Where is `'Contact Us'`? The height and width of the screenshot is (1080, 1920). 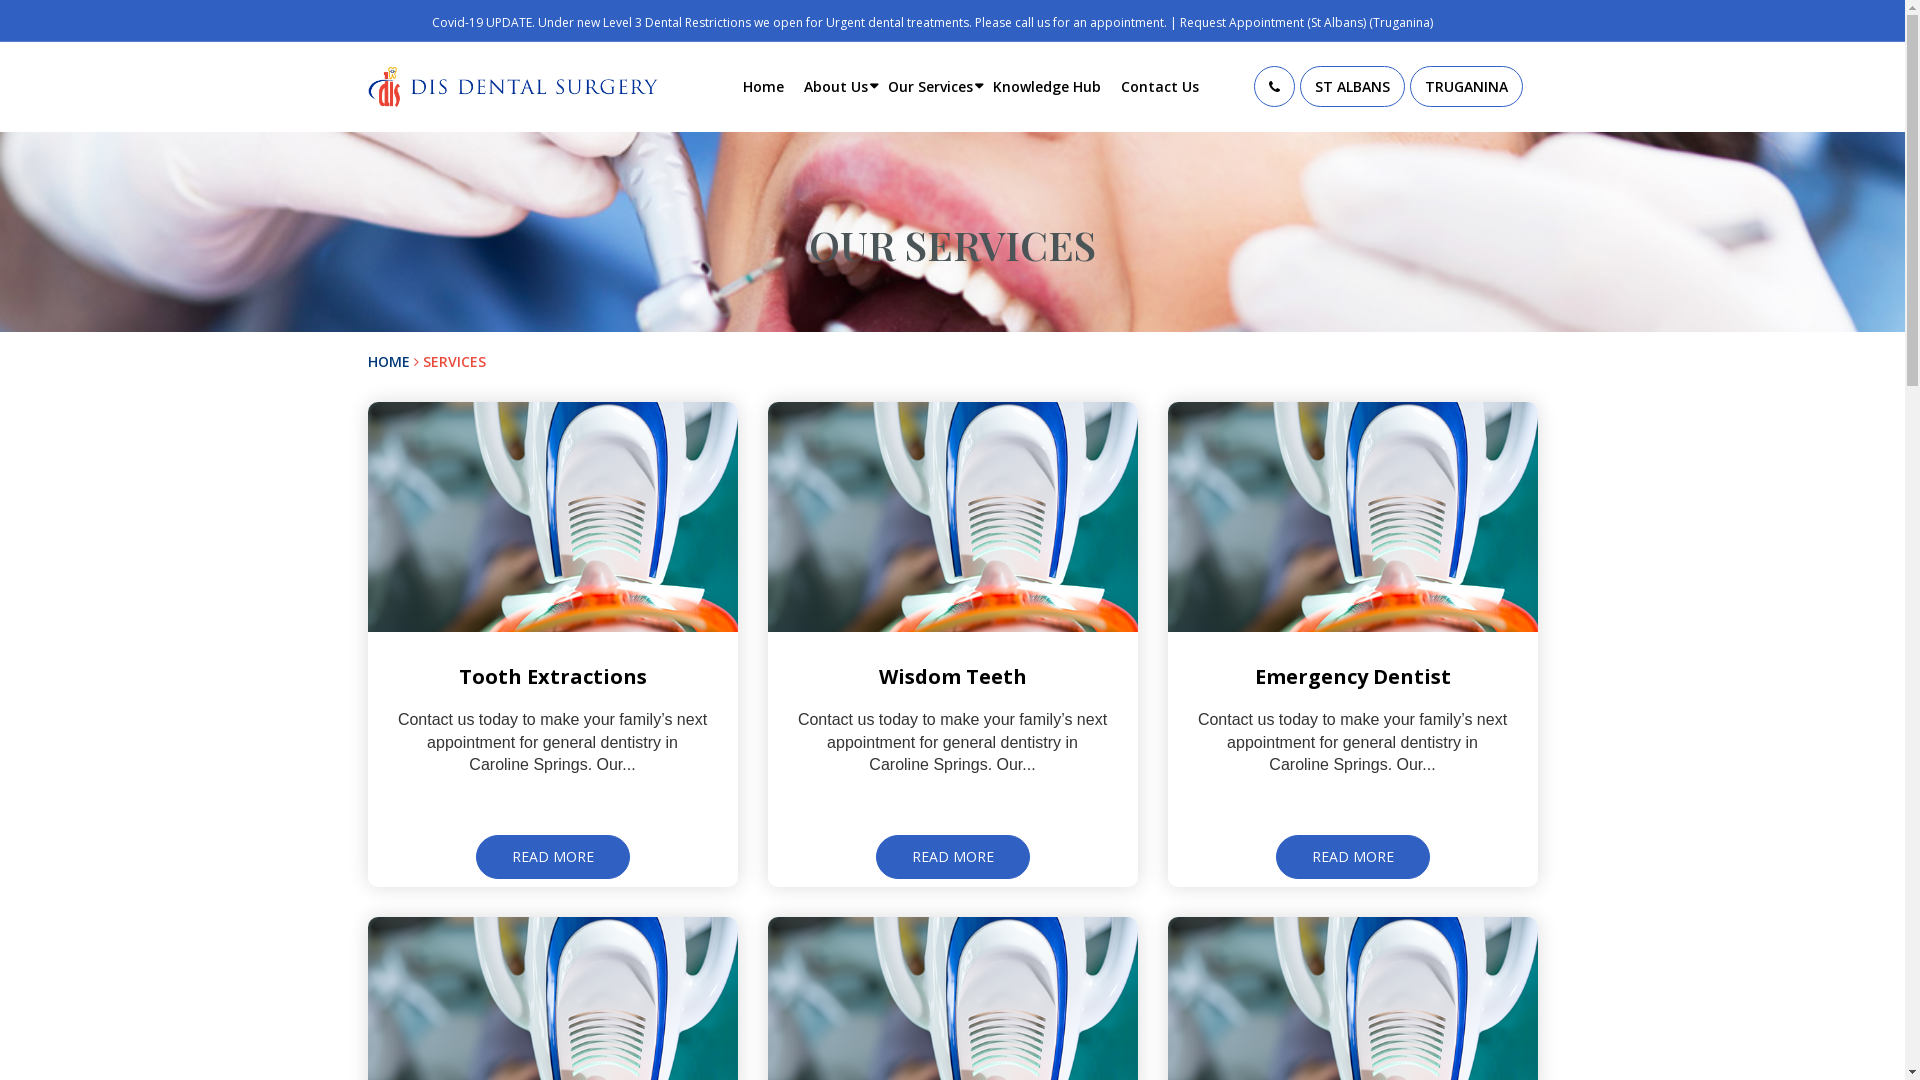
'Contact Us' is located at coordinates (1109, 85).